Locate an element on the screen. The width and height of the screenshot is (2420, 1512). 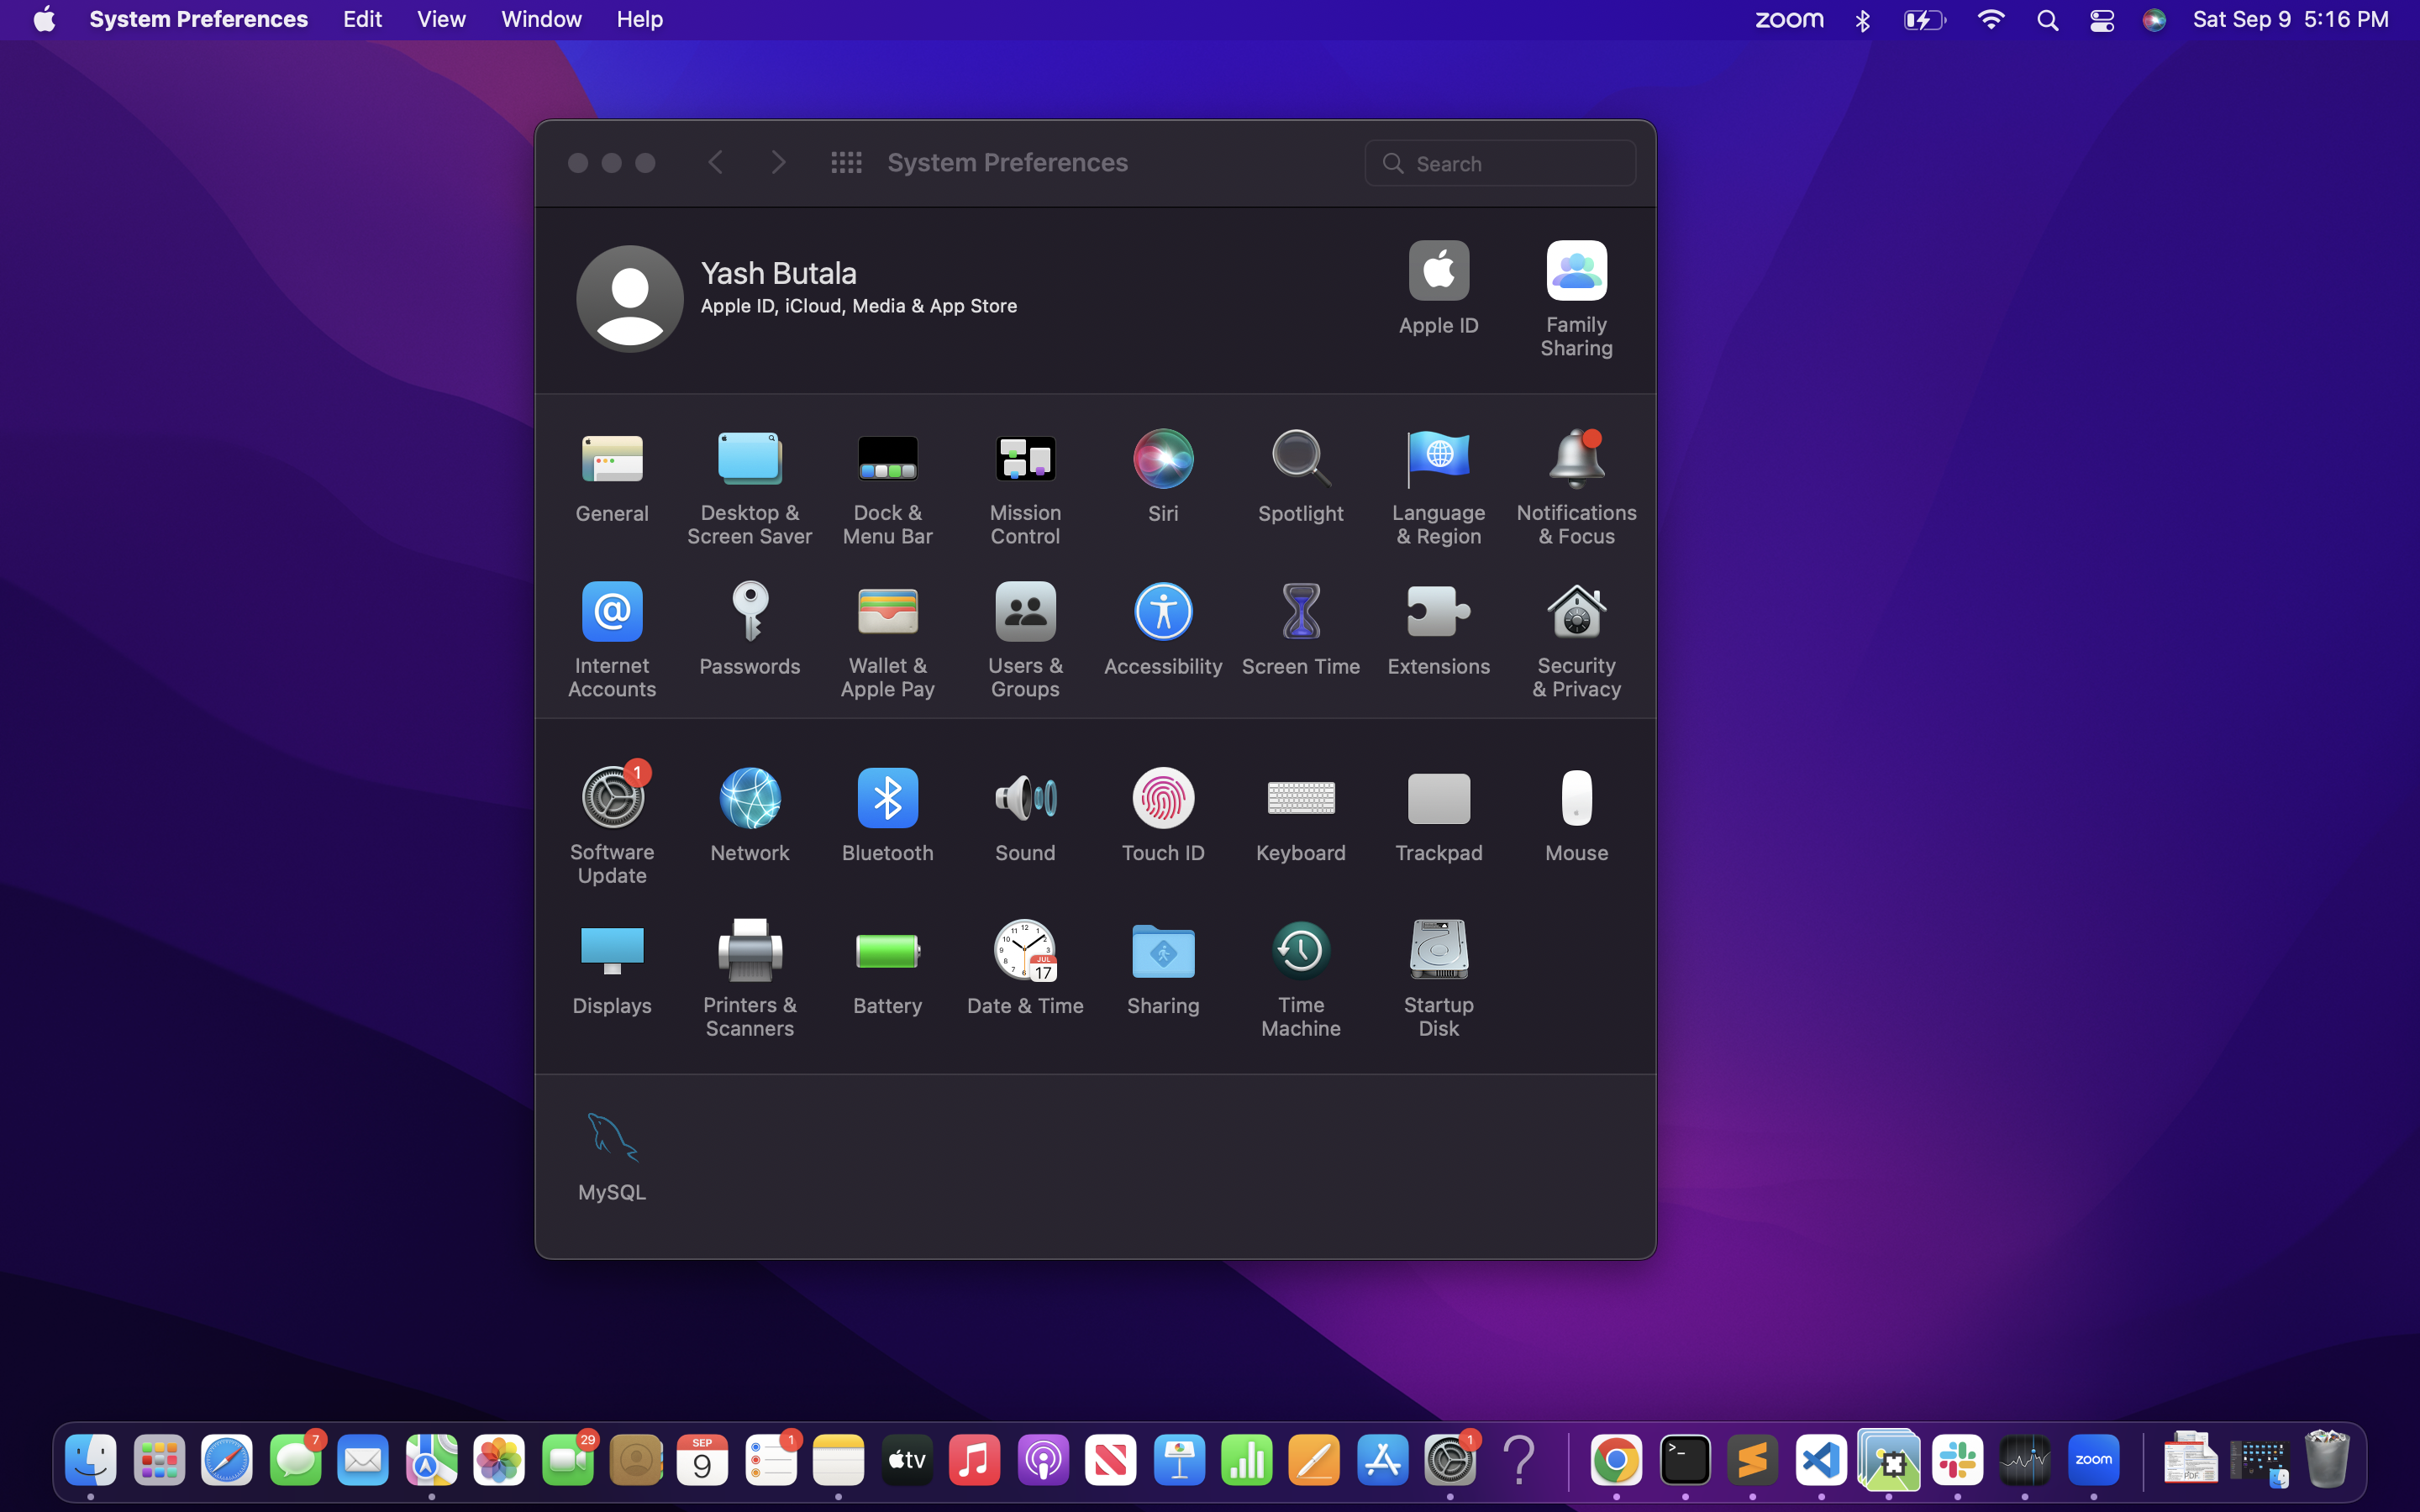
Search for application setting in search bar is located at coordinates (1502, 160).